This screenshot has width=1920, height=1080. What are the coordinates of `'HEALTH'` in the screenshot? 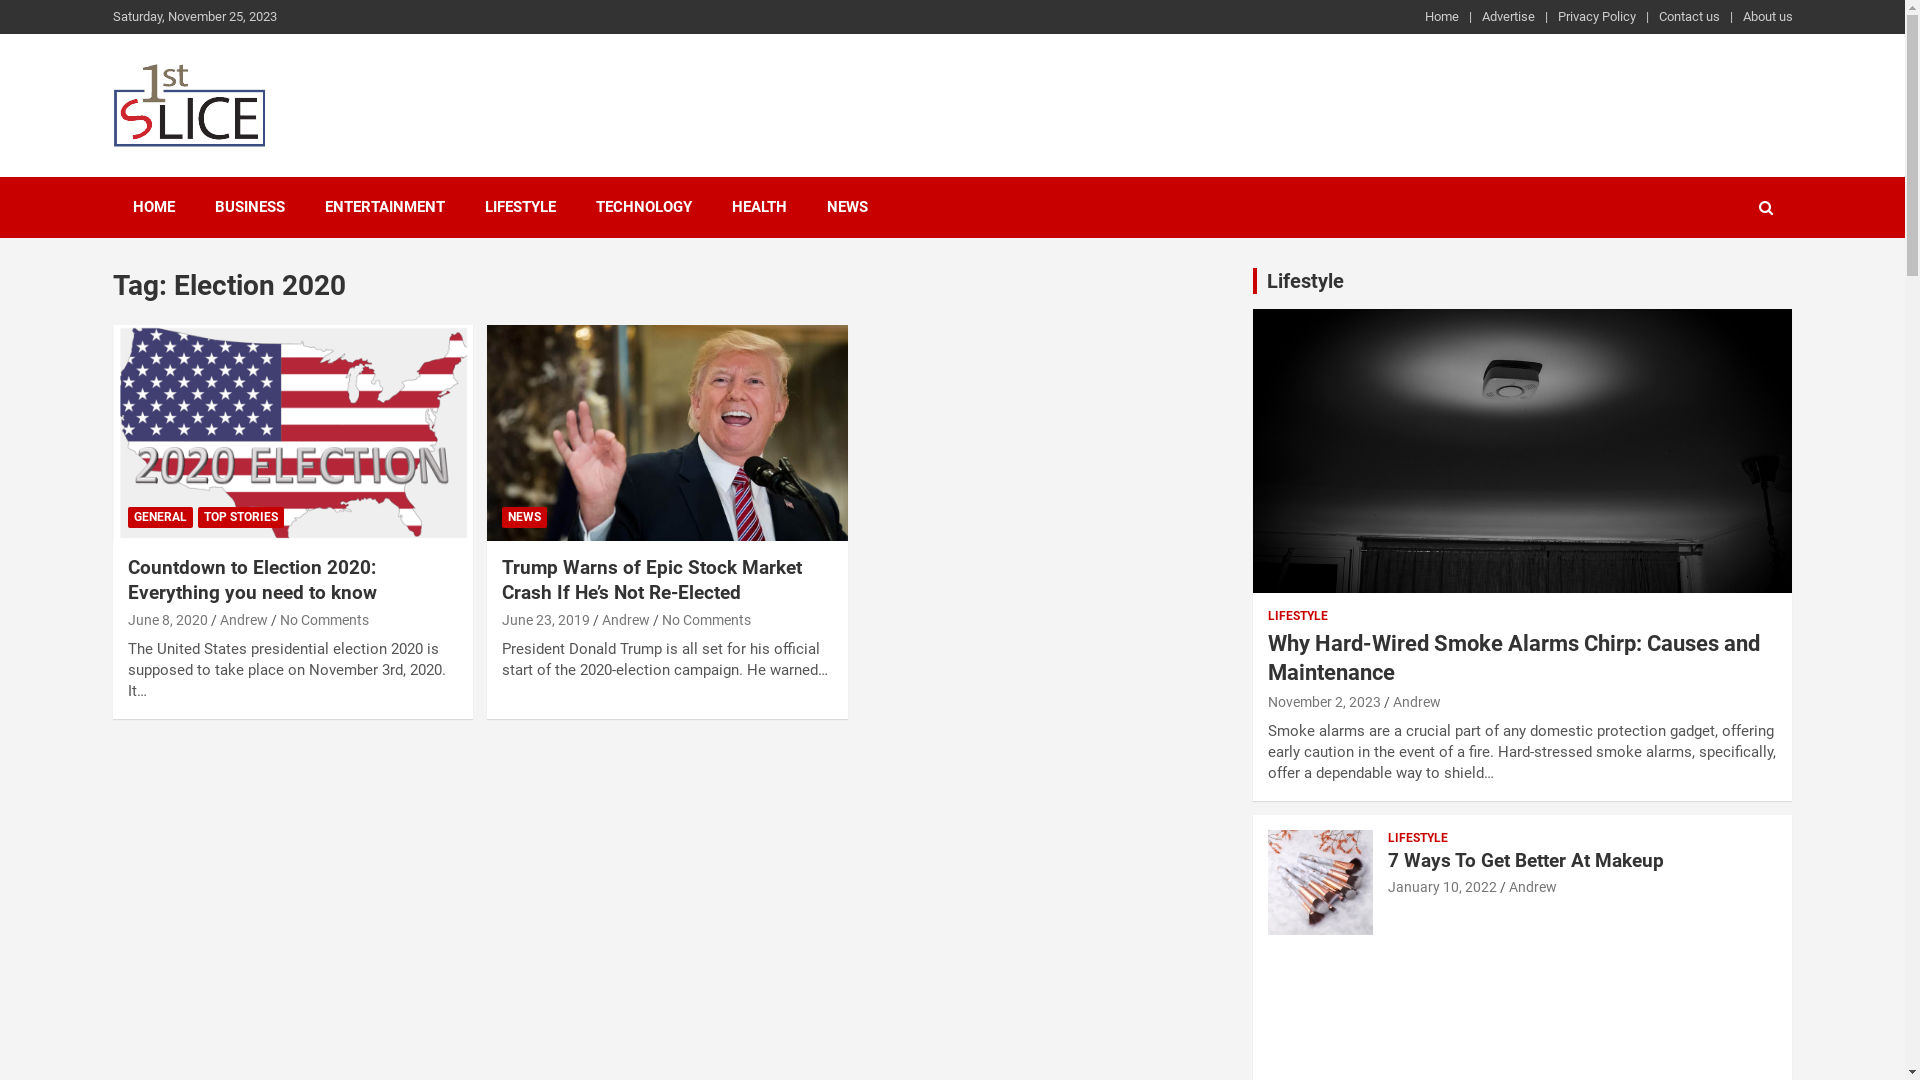 It's located at (758, 207).